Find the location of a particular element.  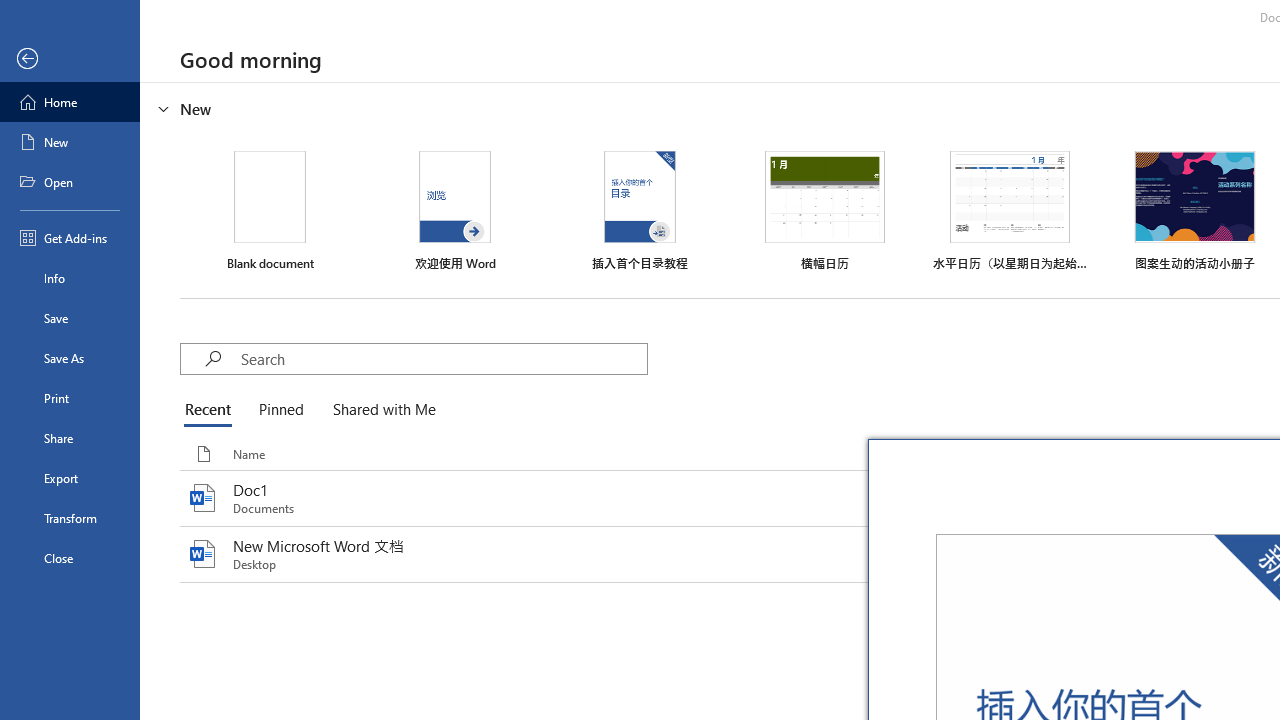

'Save As' is located at coordinates (69, 356).